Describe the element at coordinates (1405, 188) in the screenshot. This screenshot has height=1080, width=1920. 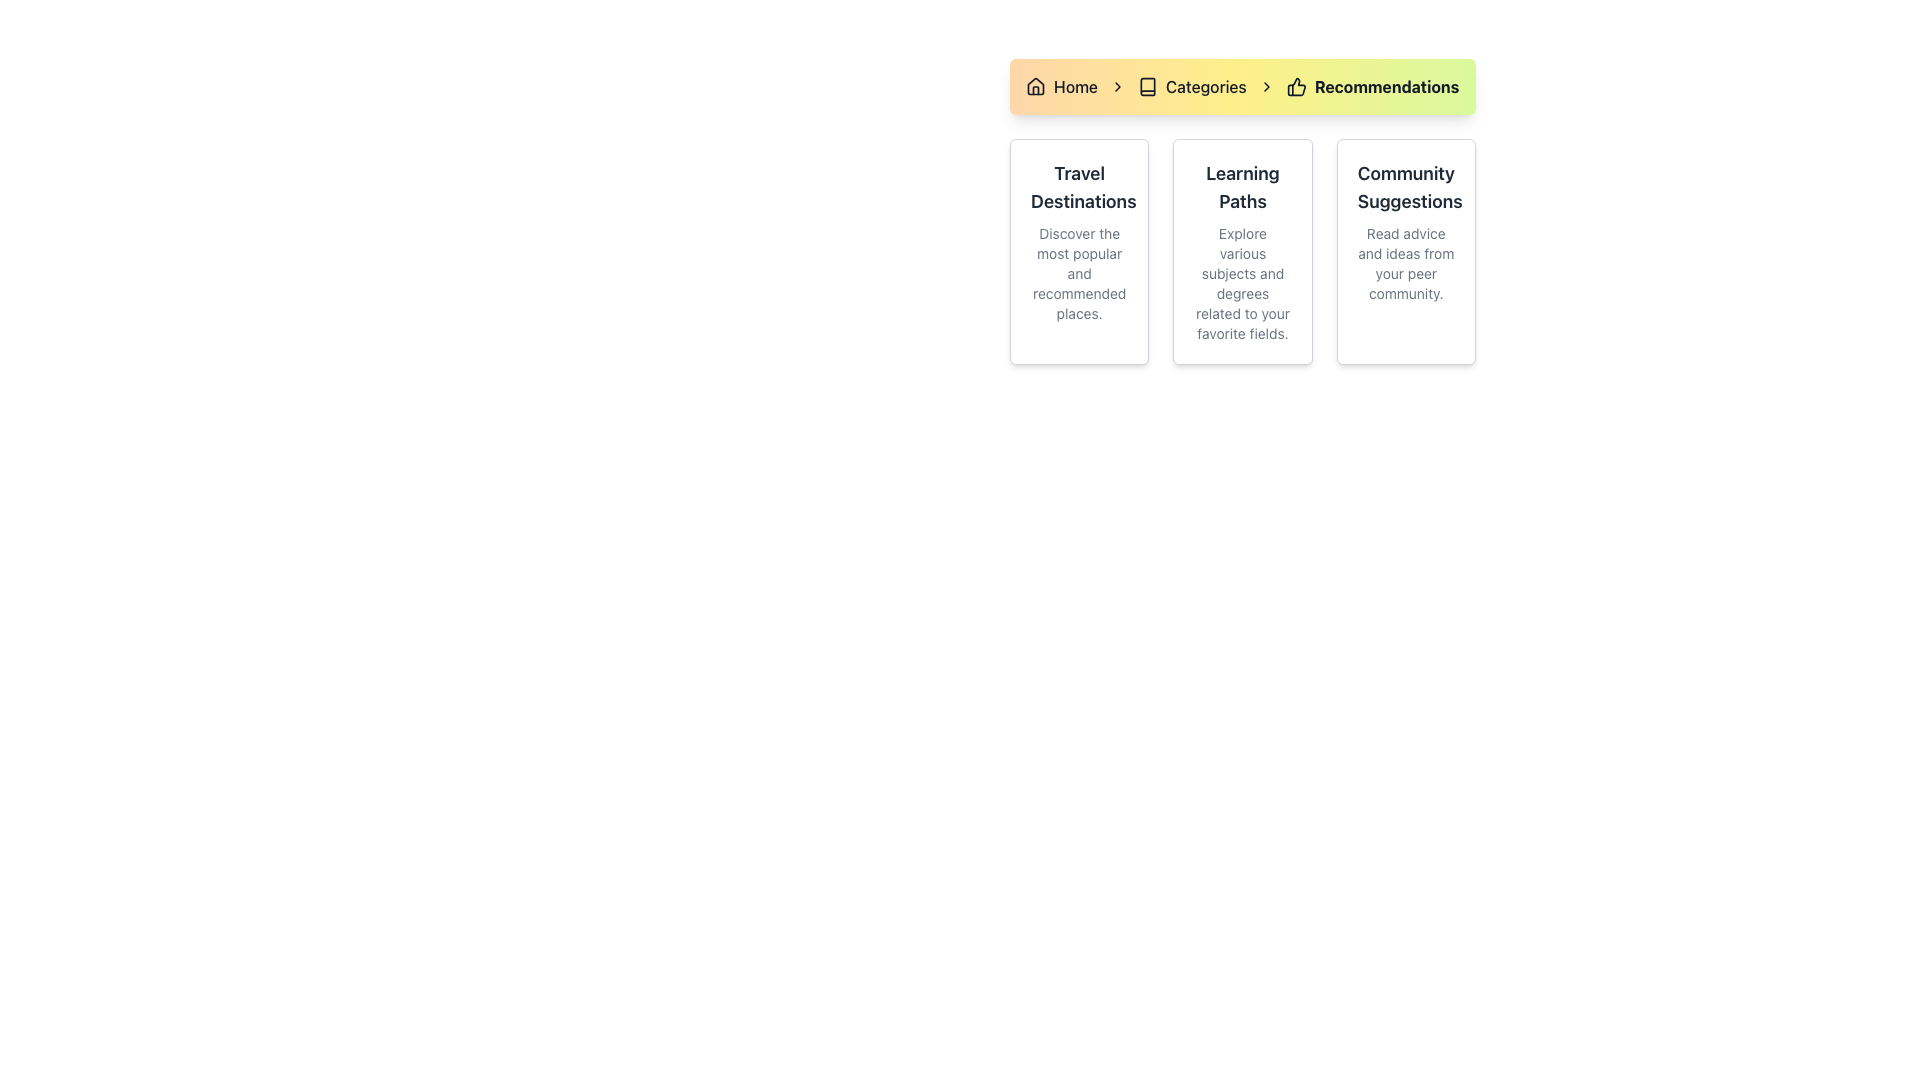
I see `the title text element that serves as a heading for a card containing community-based ideas and suggestions, positioned at the top right of the card` at that location.